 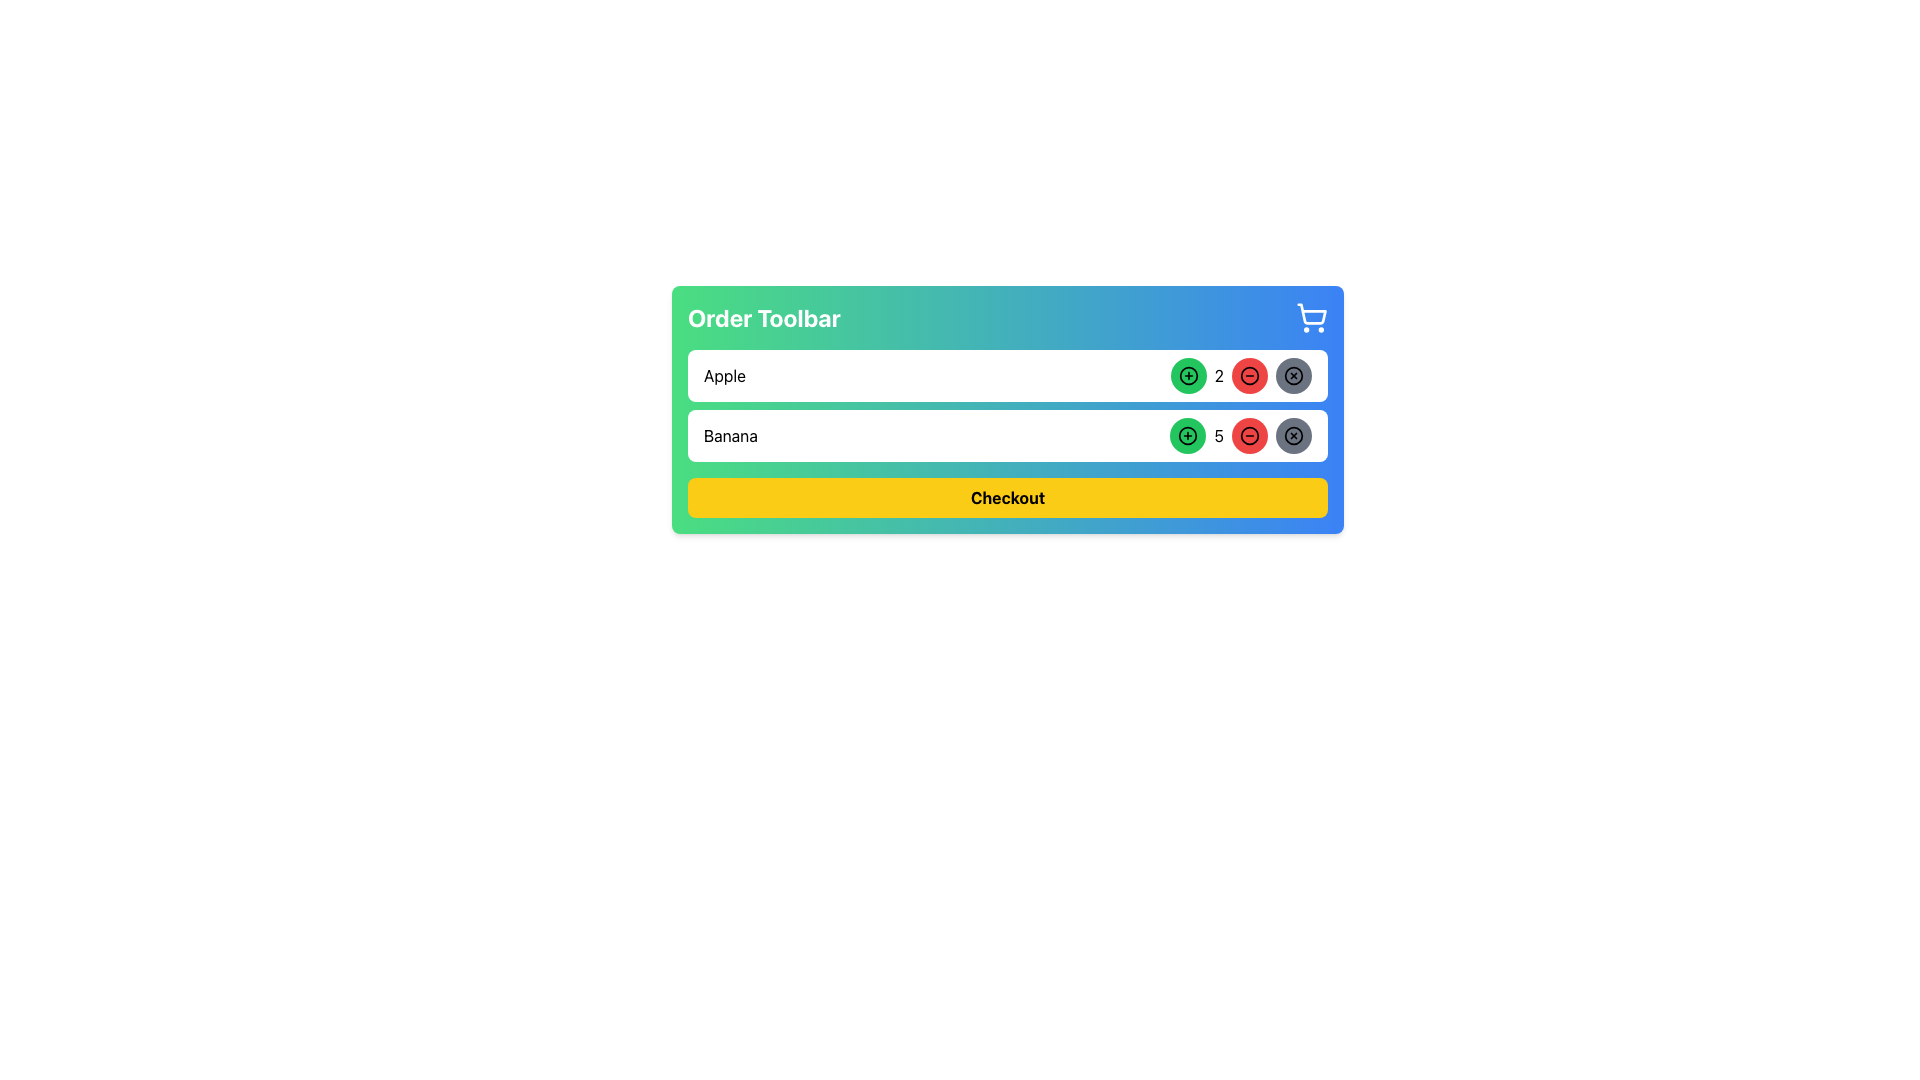 I want to click on the second item in the interactive list under the 'Order Toolbar' heading, so click(x=1008, y=405).